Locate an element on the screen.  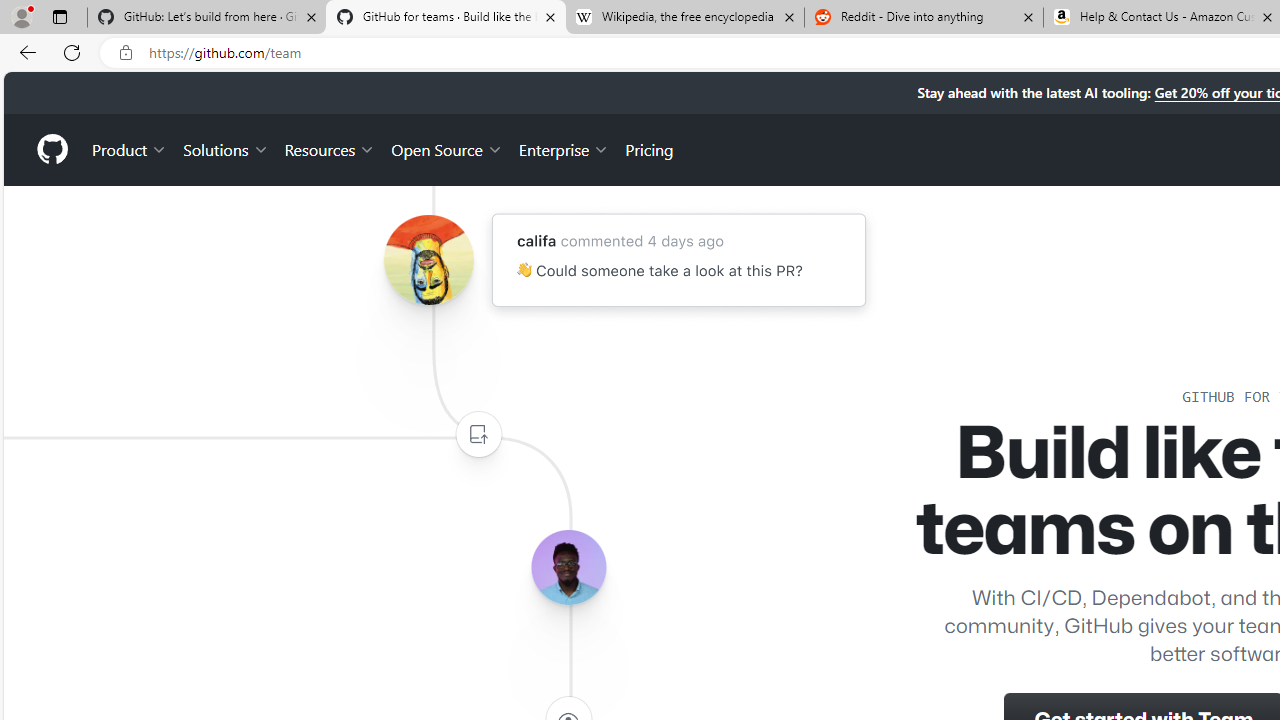
'Resources' is located at coordinates (330, 148).